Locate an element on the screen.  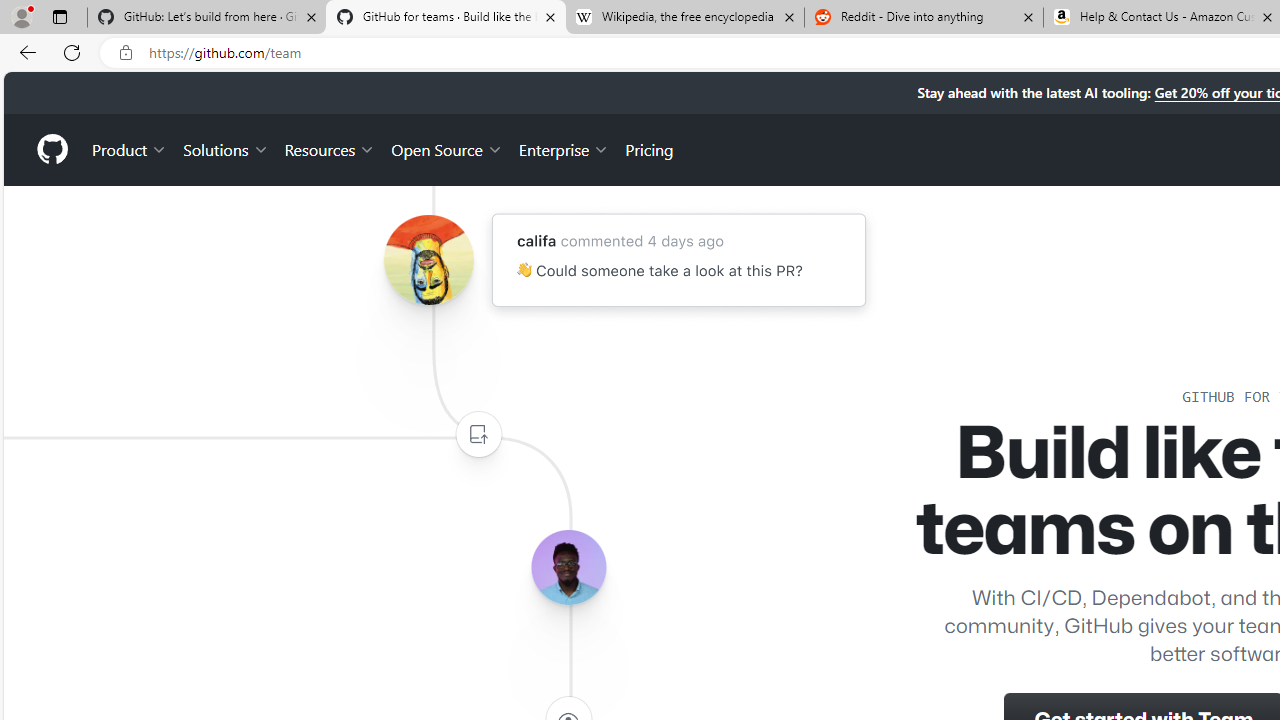
'Resources' is located at coordinates (330, 148).